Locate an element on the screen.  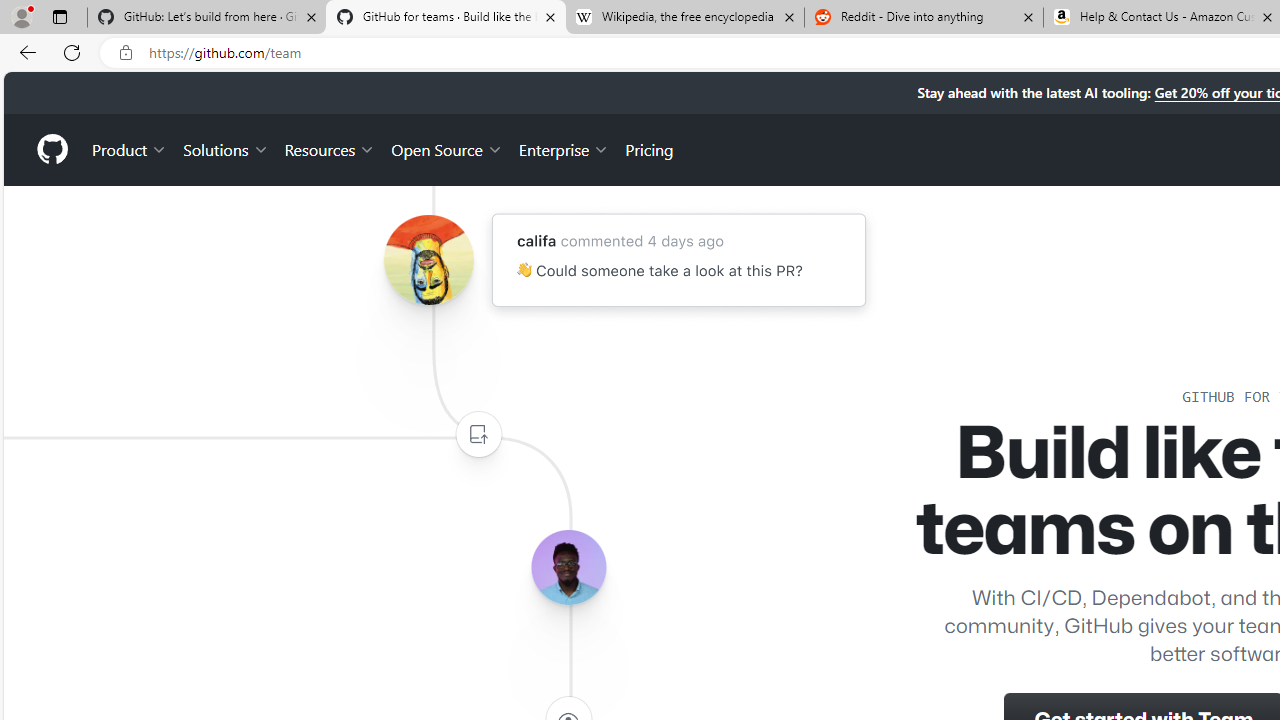
'Resources' is located at coordinates (330, 148).